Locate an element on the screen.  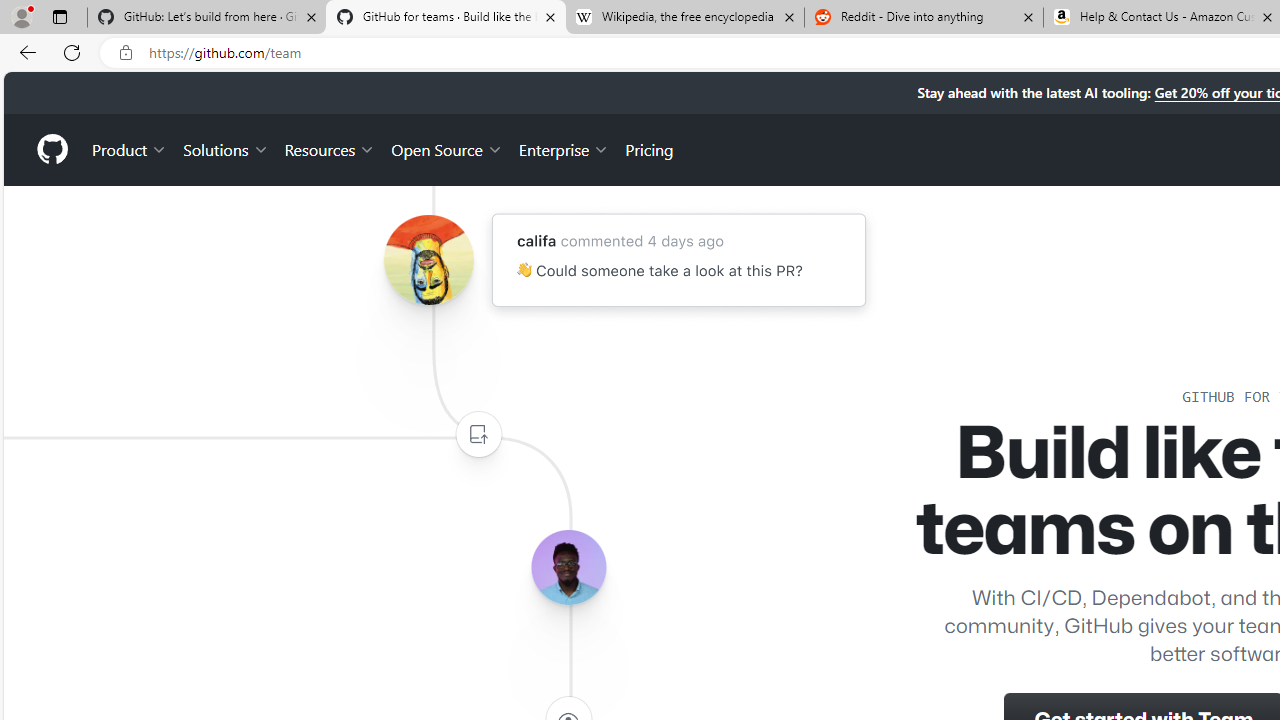
'Resources' is located at coordinates (330, 148).